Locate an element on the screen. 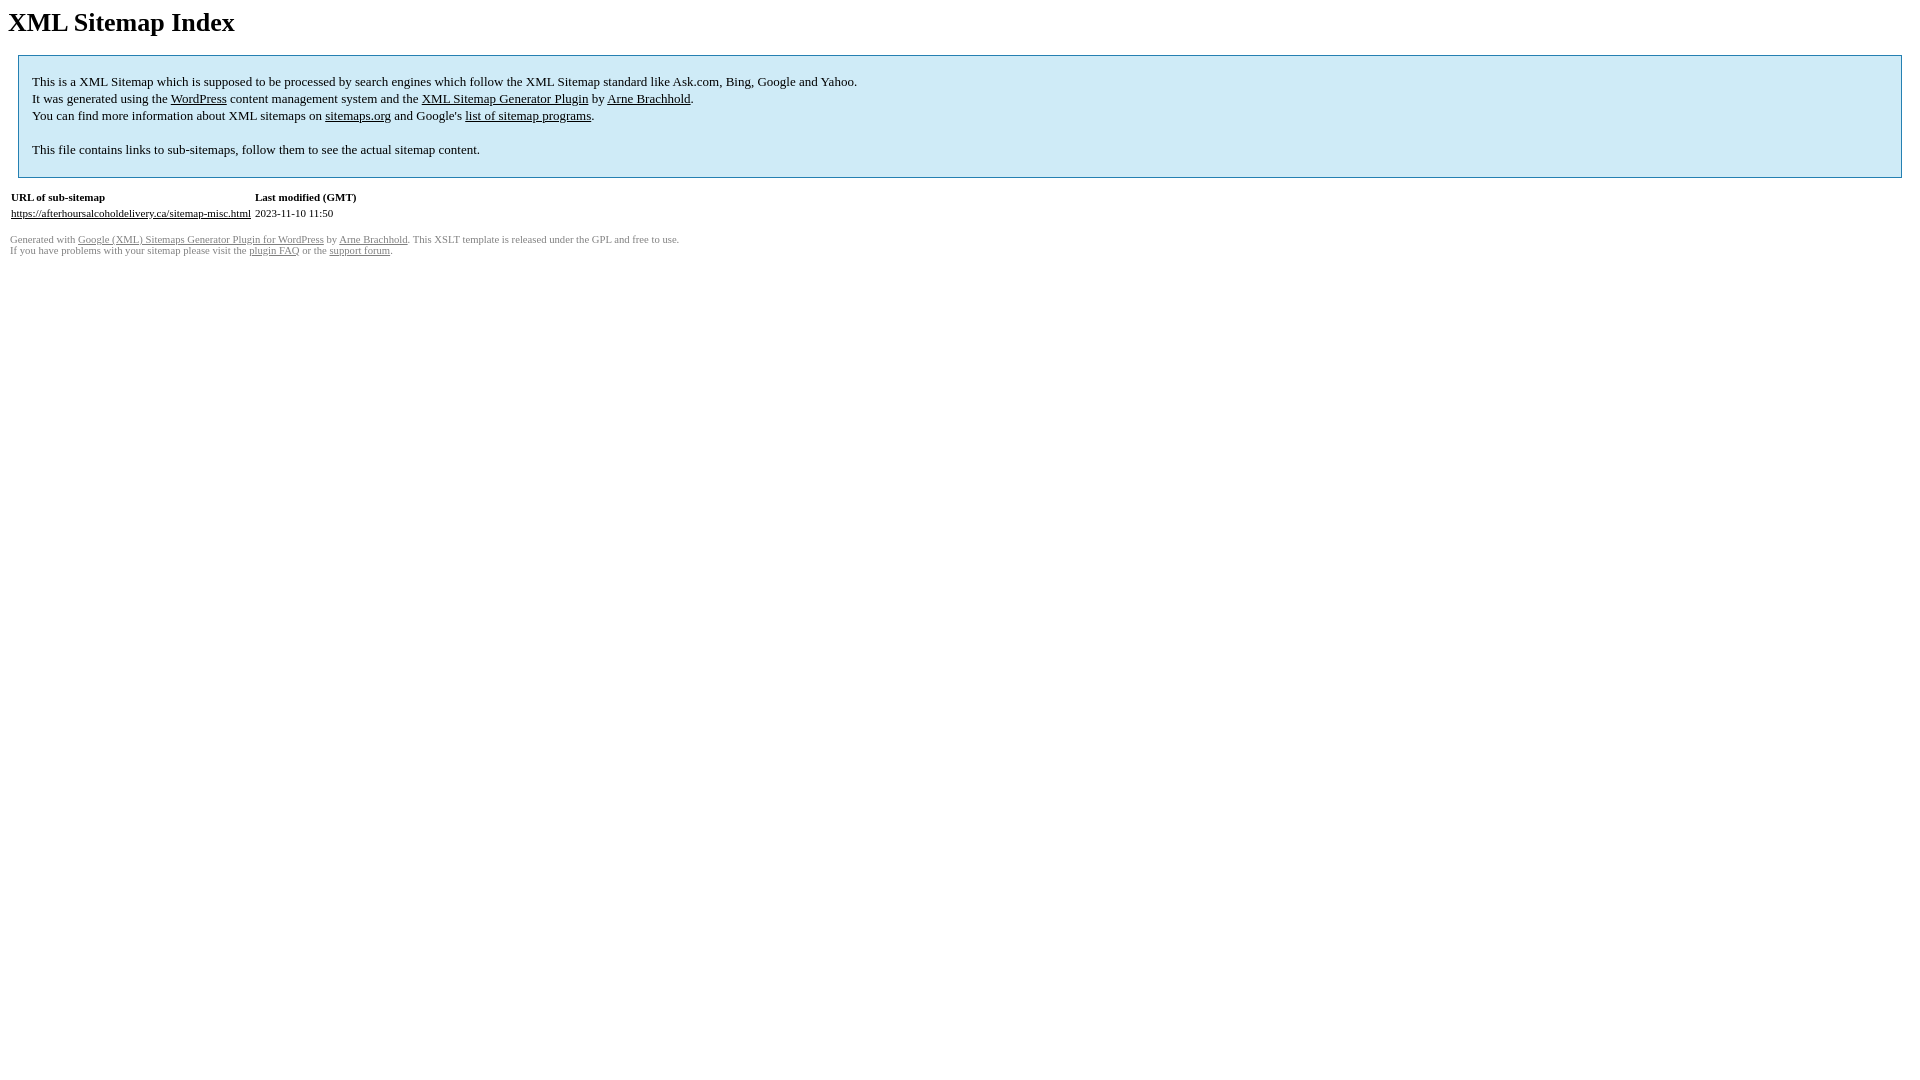  'Arne Brachhold' is located at coordinates (648, 98).